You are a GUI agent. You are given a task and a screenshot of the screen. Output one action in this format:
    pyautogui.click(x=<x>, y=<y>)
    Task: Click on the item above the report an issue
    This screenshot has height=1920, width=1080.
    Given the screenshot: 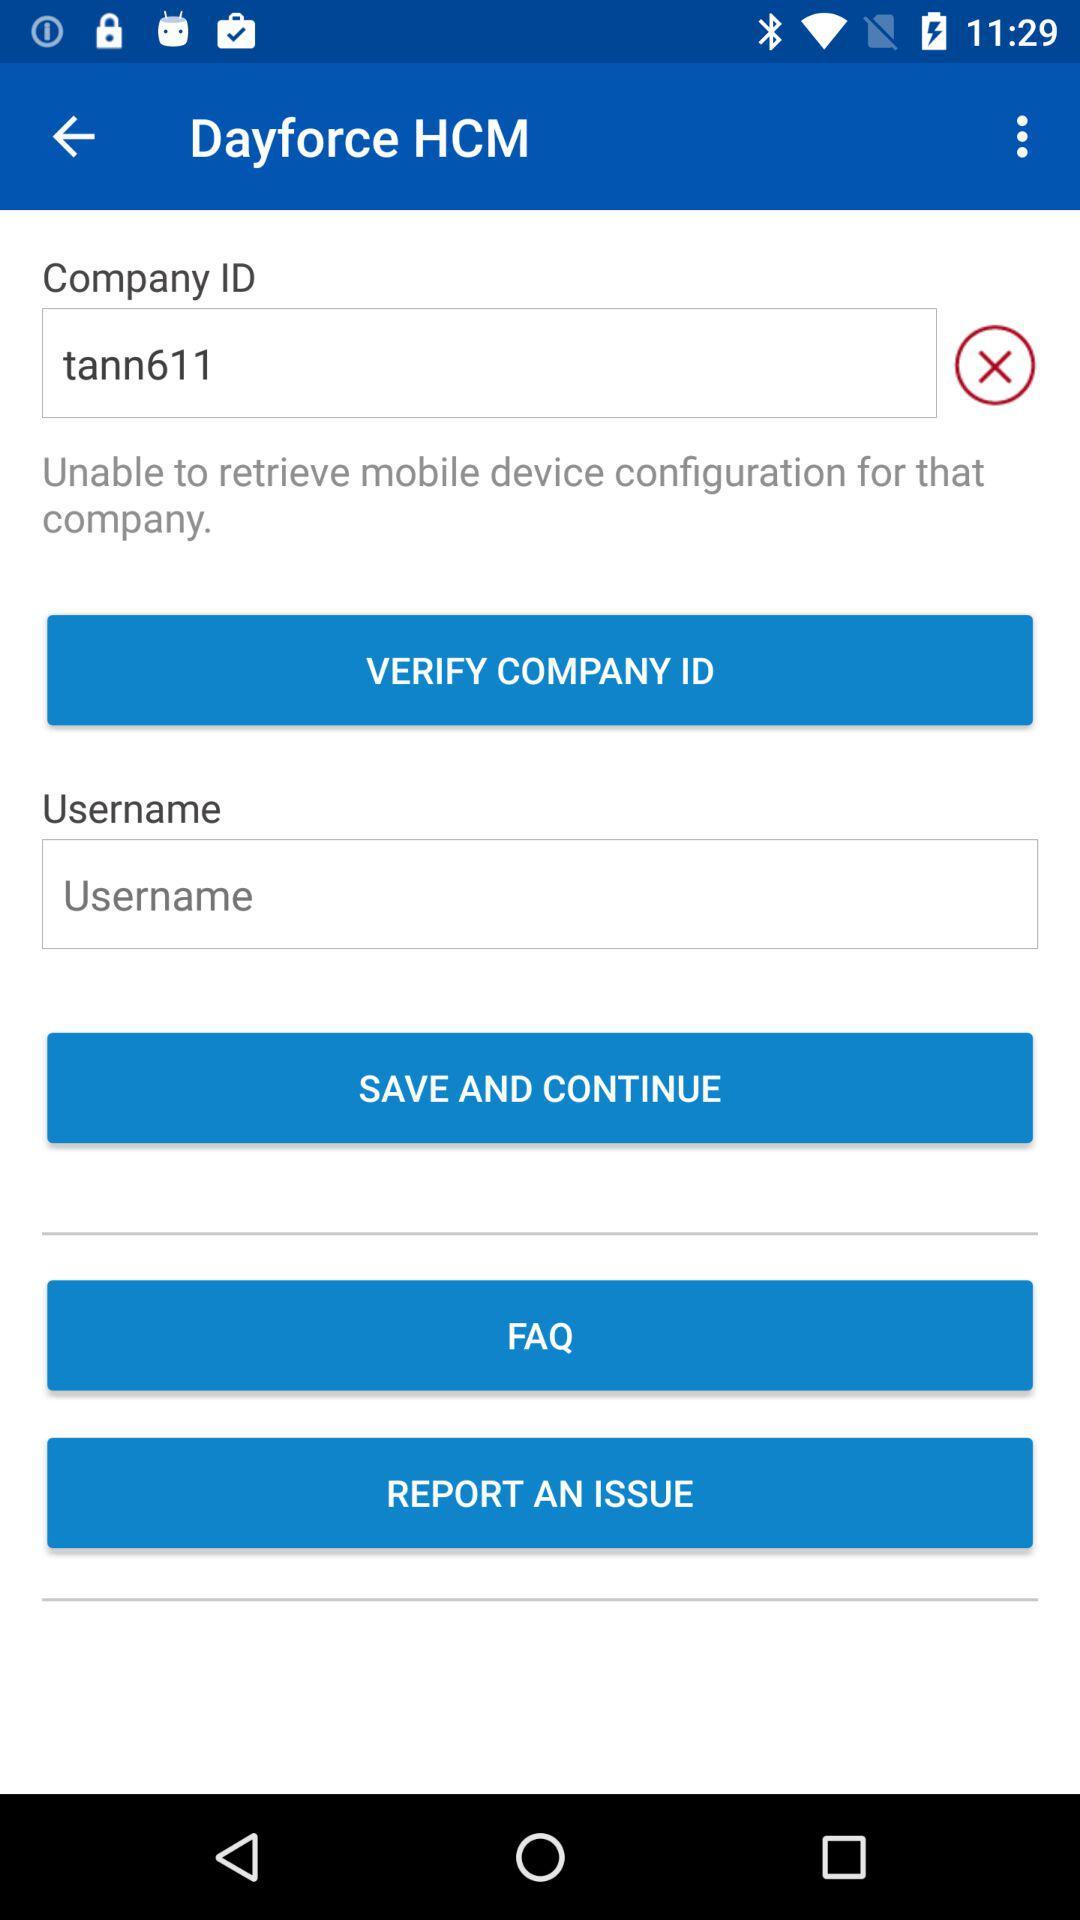 What is the action you would take?
    pyautogui.click(x=540, y=1338)
    